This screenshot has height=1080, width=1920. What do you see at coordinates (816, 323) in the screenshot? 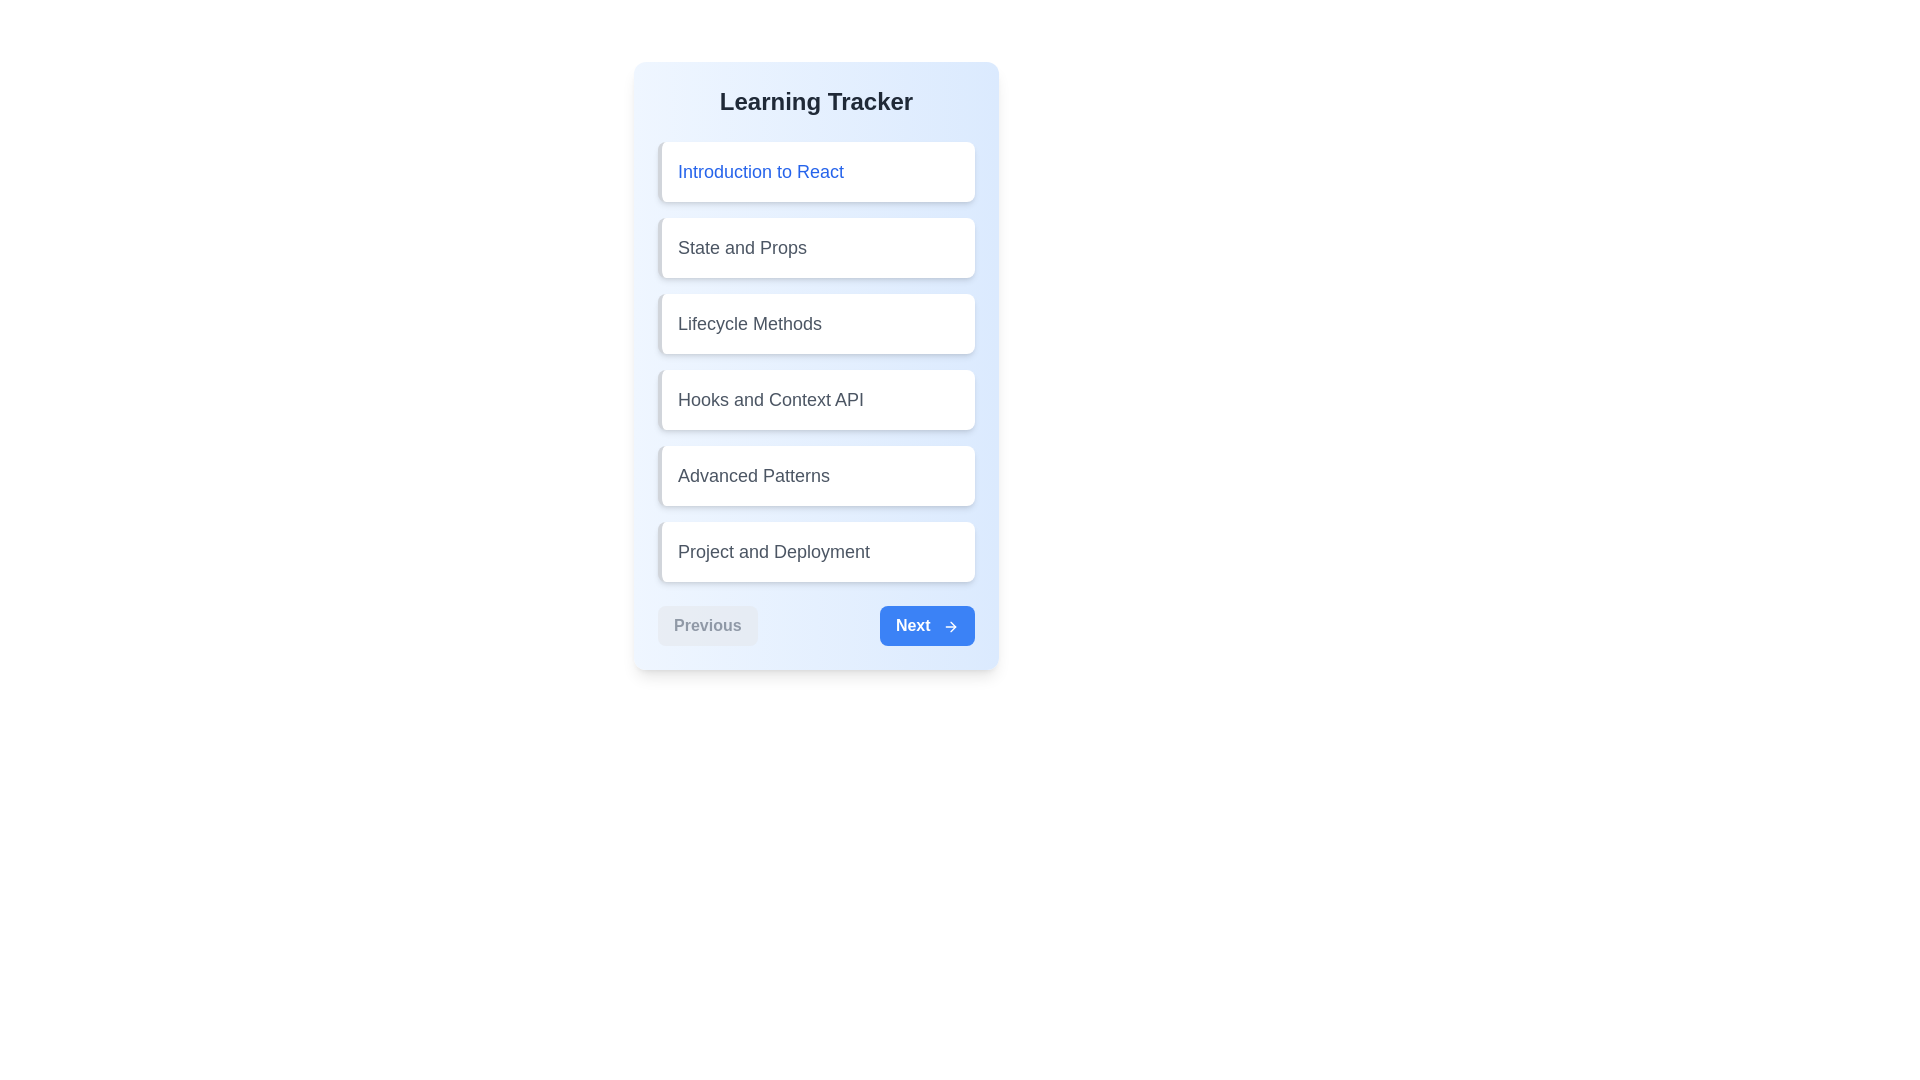
I see `the lesson titled 'Lifecycle Methods' to select it` at bounding box center [816, 323].